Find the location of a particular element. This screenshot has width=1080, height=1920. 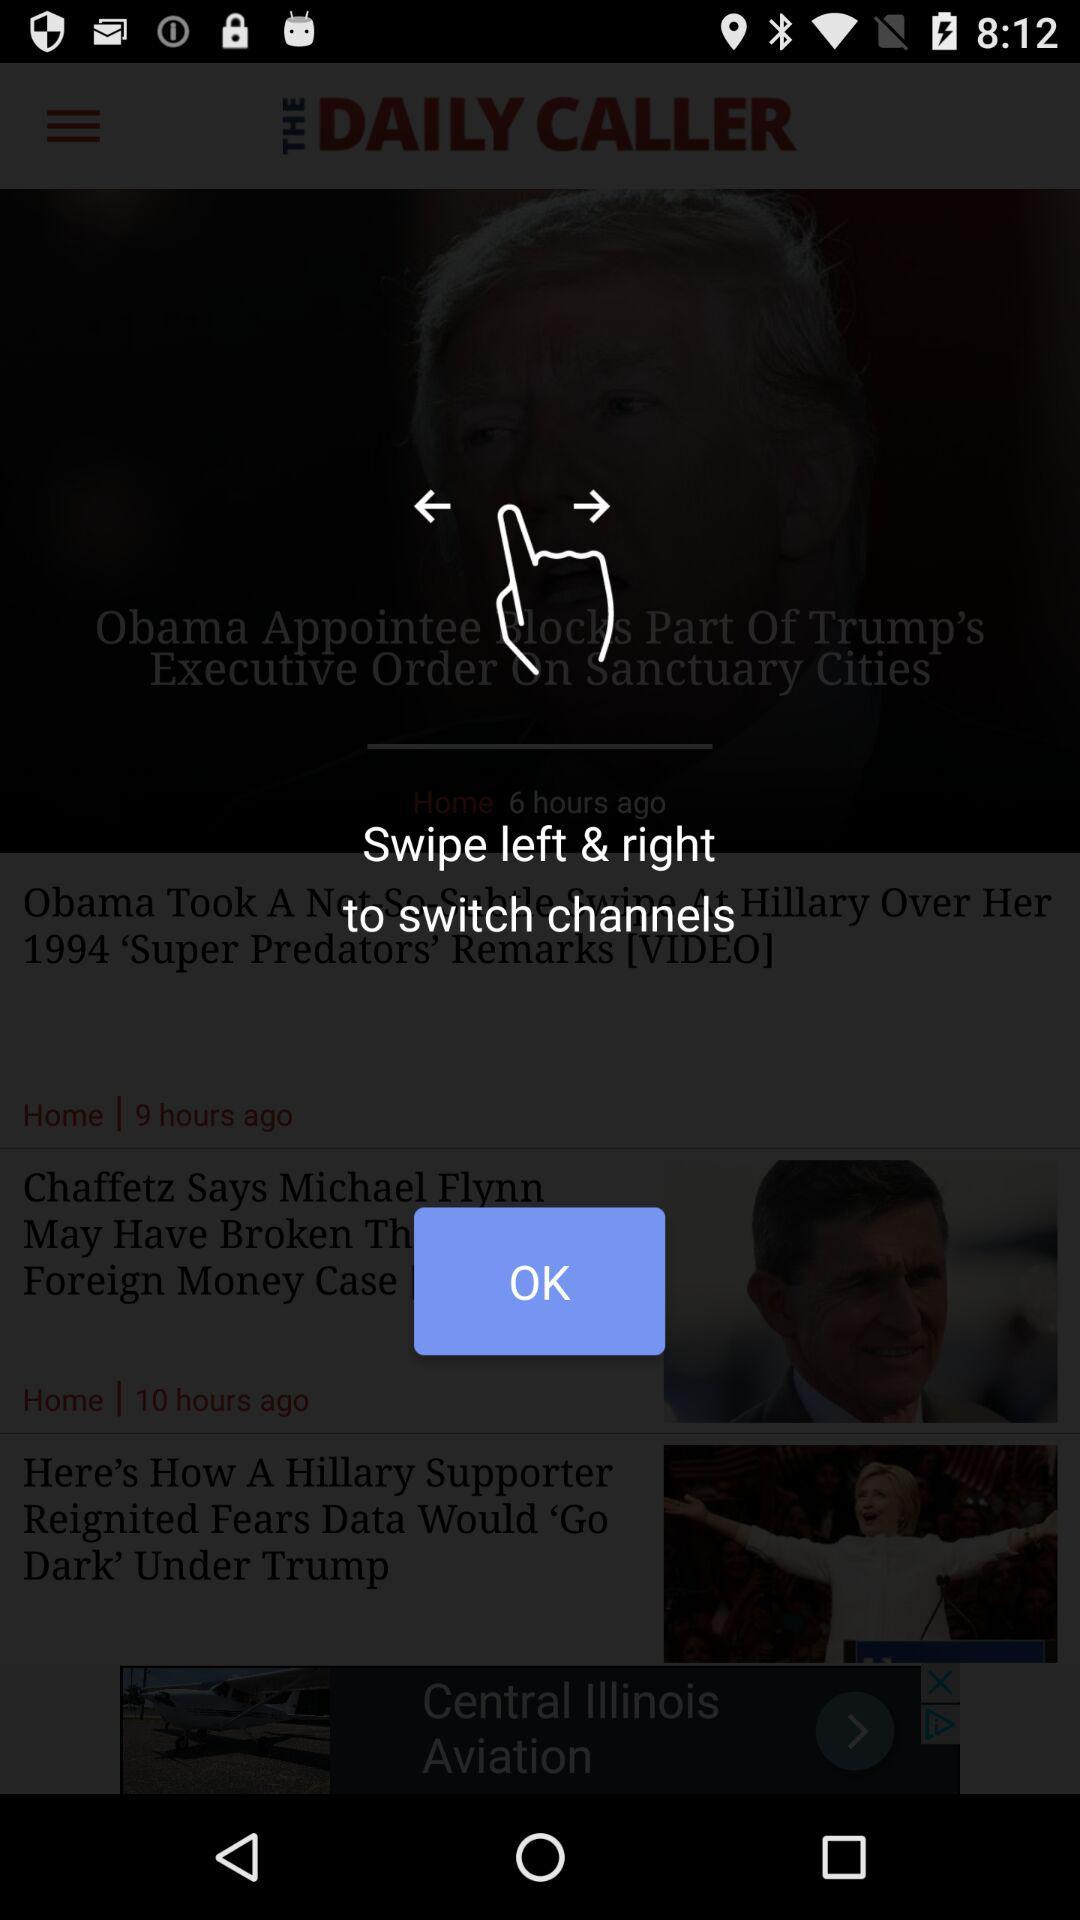

the item at the bottom is located at coordinates (538, 1291).